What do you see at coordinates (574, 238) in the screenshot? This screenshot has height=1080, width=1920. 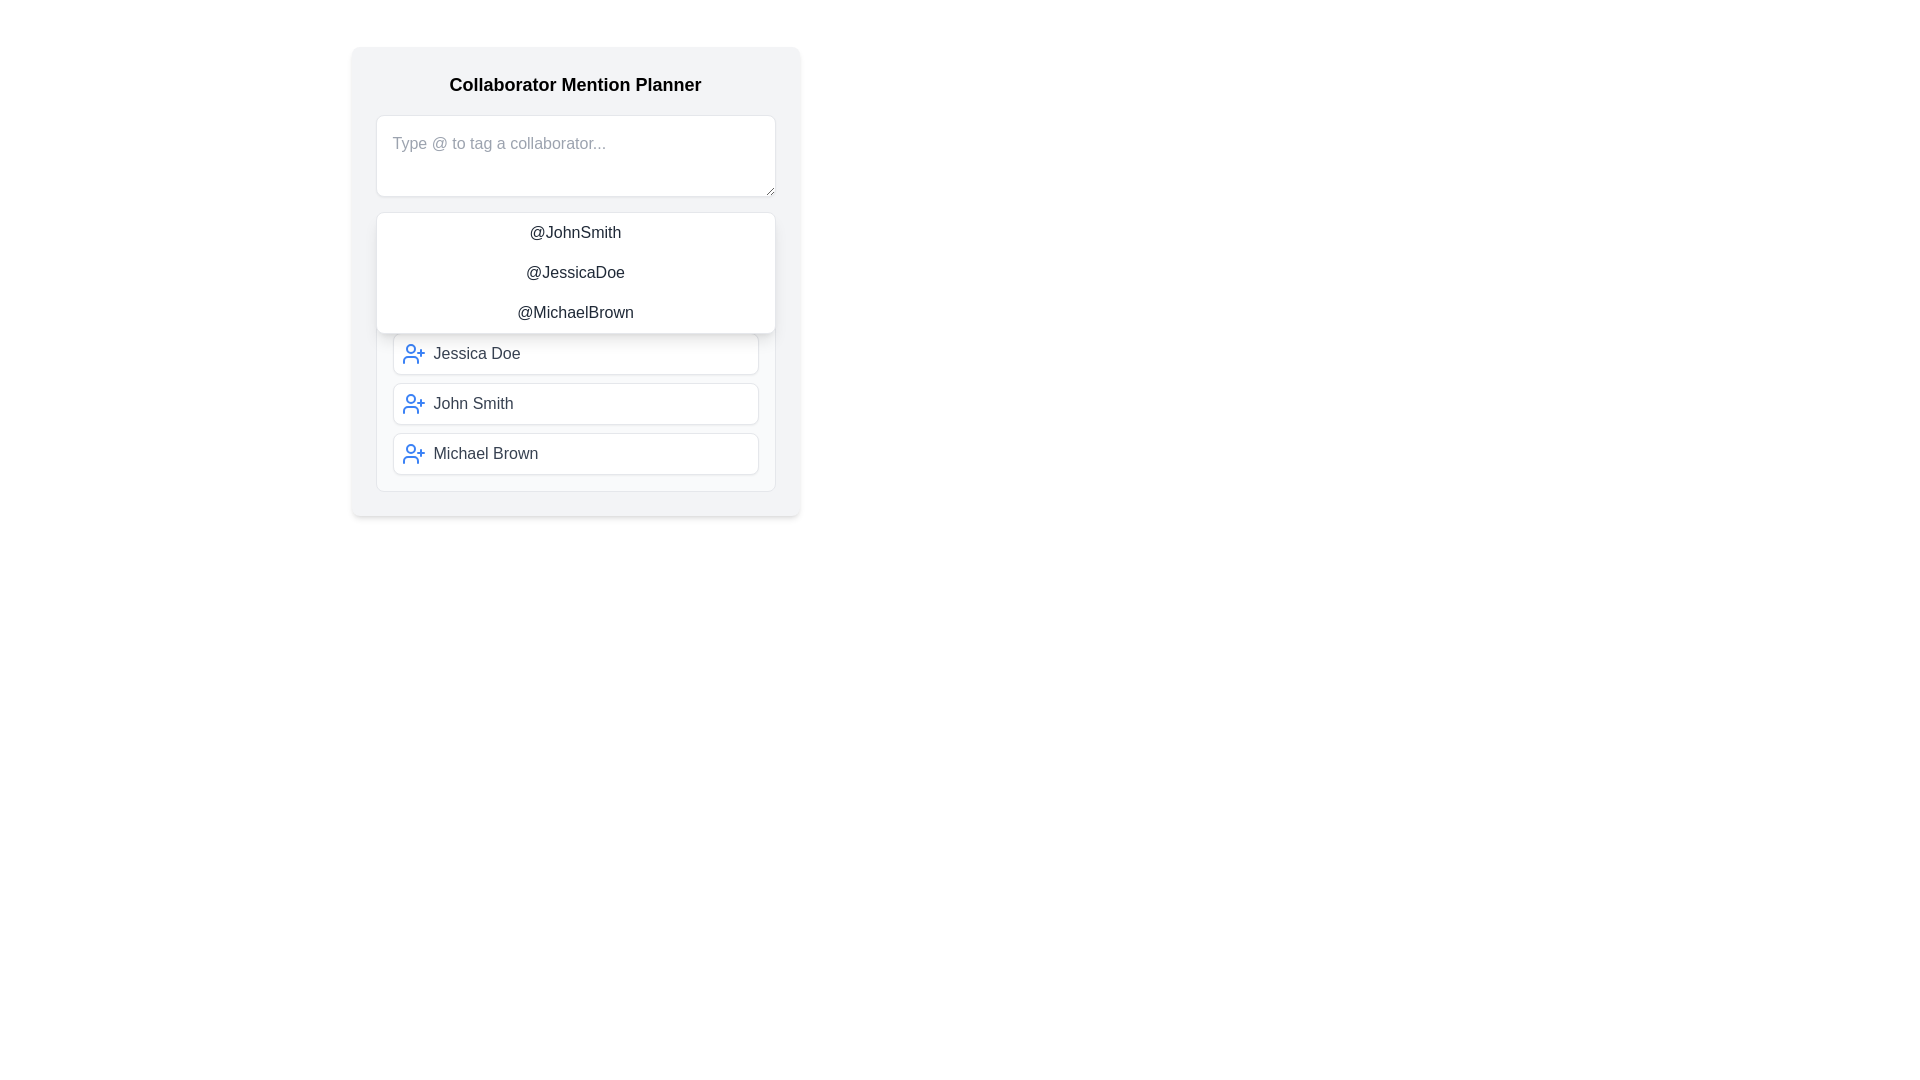 I see `the username label '@JohnSmith'` at bounding box center [574, 238].